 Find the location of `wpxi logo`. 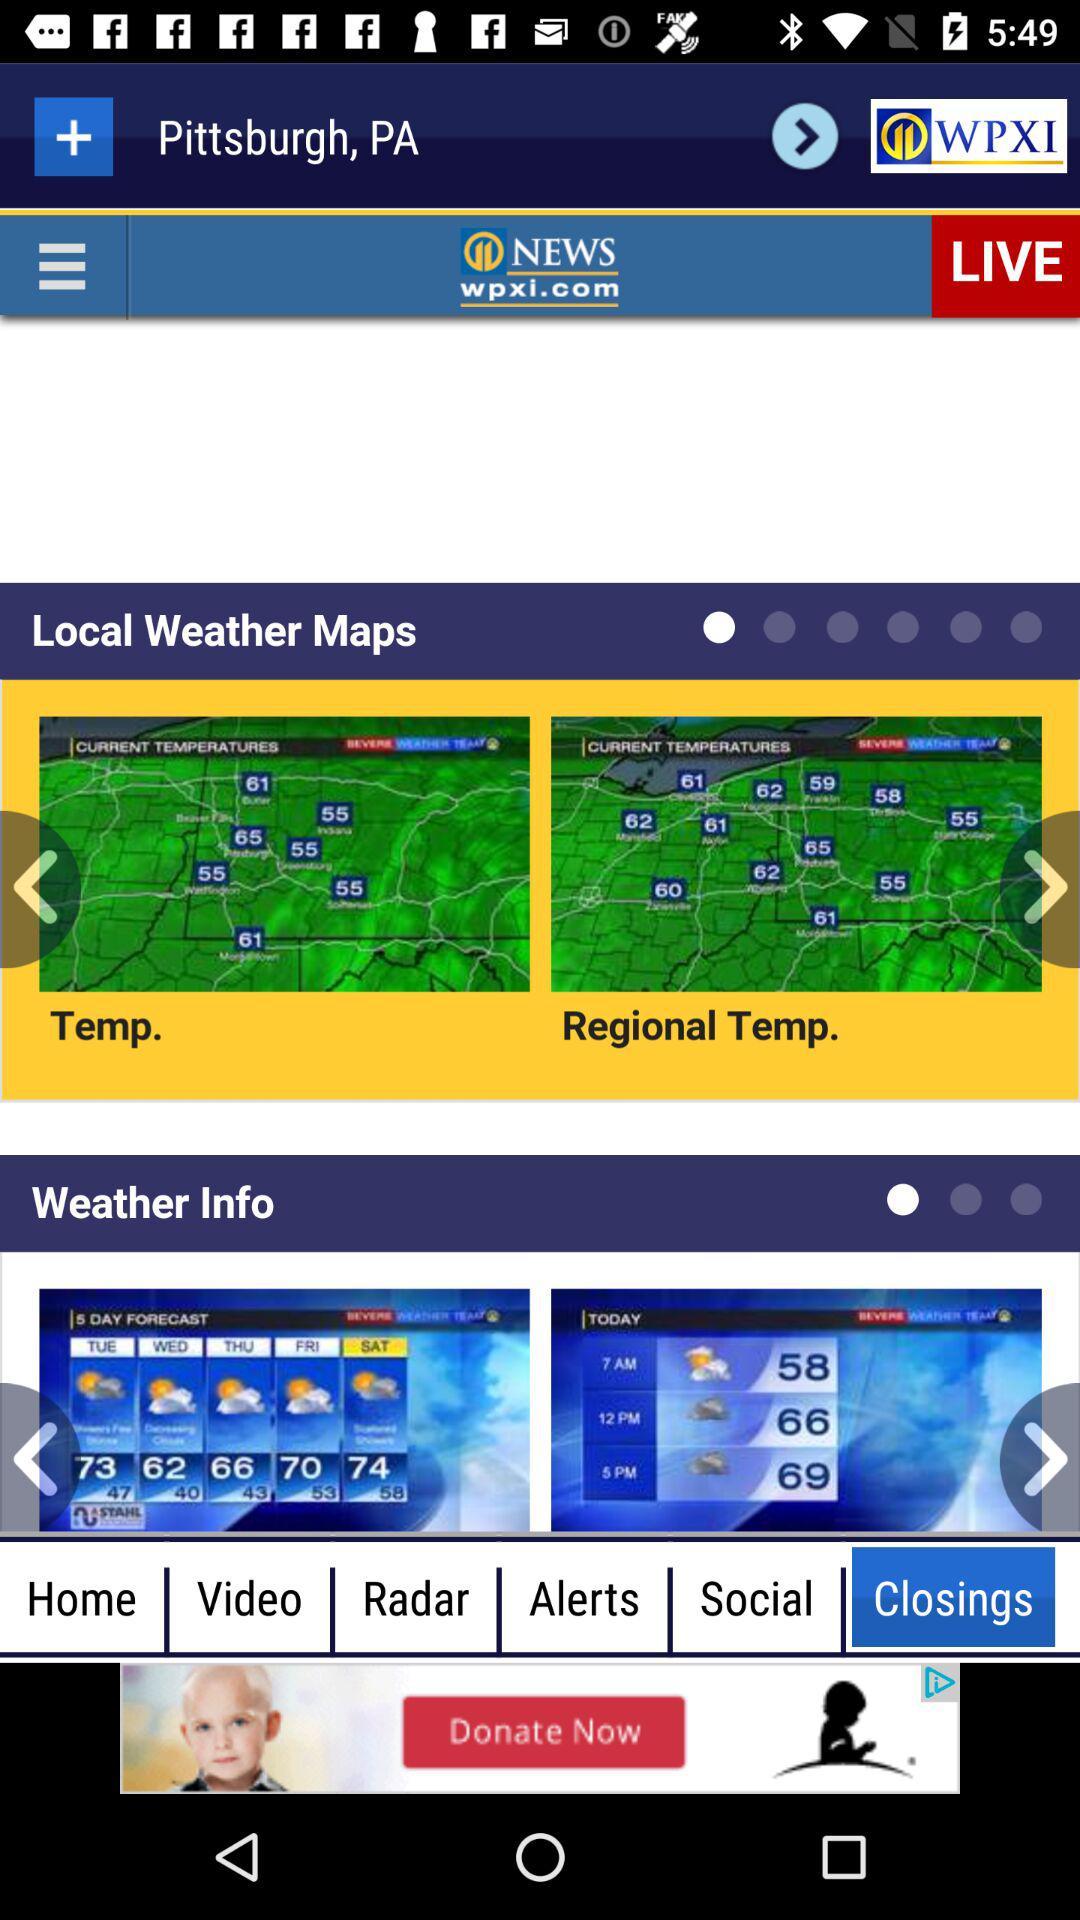

wpxi logo is located at coordinates (967, 135).